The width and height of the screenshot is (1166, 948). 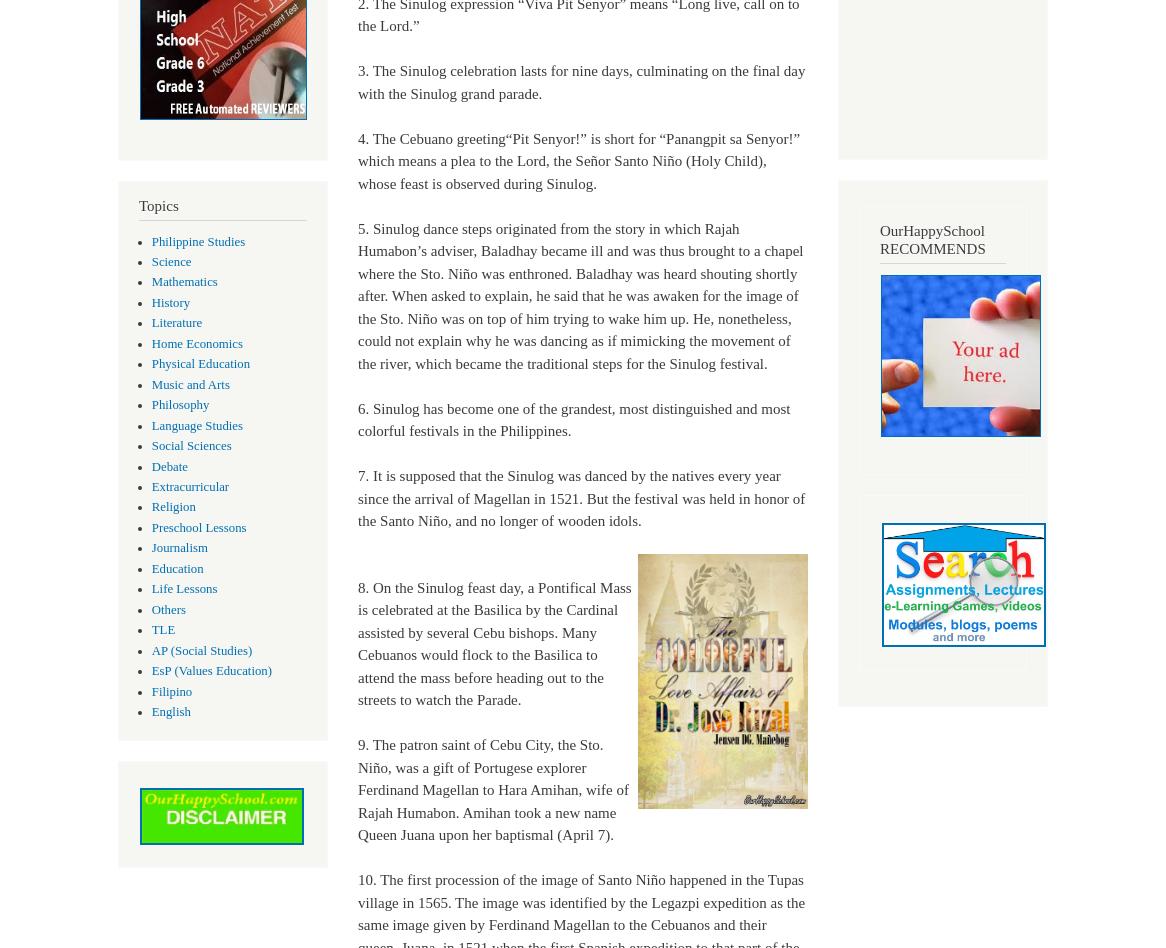 I want to click on 'Language Studies', so click(x=196, y=423).